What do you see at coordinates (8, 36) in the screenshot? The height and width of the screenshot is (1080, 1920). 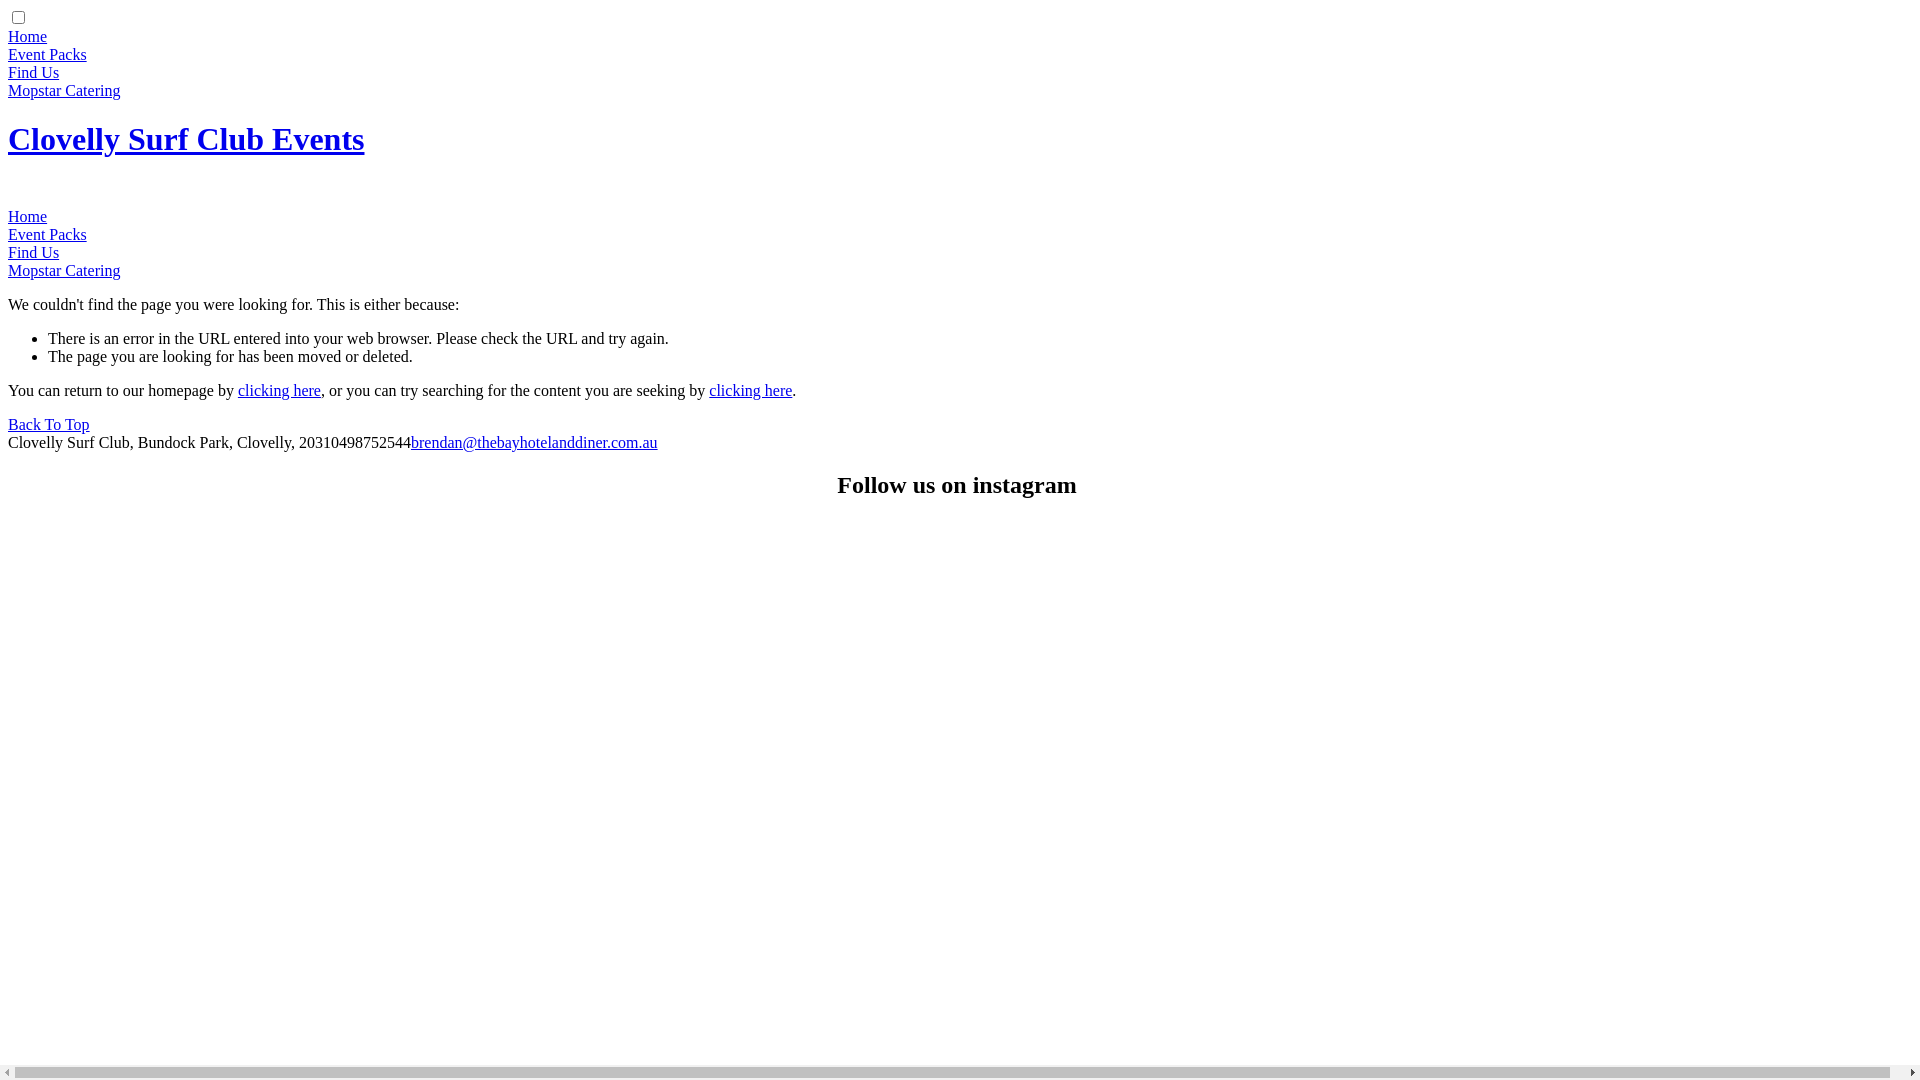 I see `'Home'` at bounding box center [8, 36].